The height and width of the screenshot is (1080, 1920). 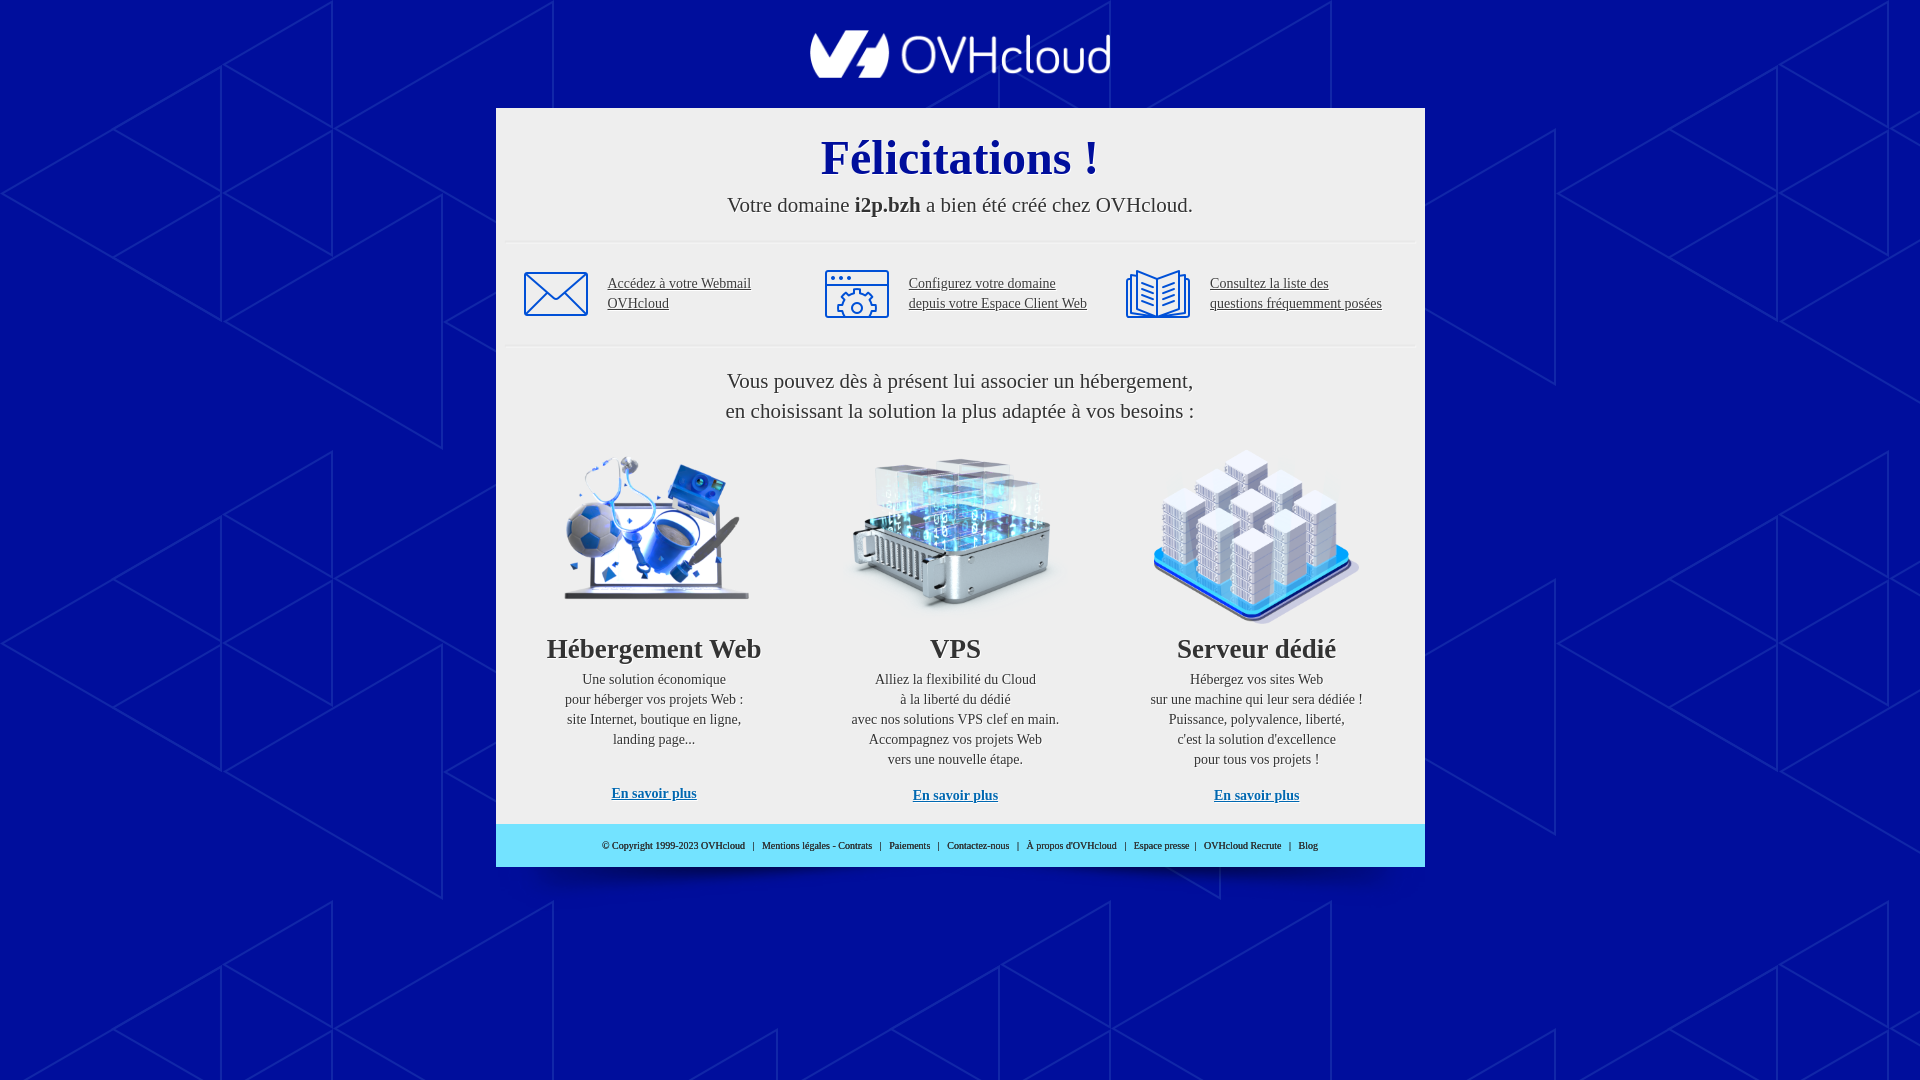 What do you see at coordinates (1241, 845) in the screenshot?
I see `'OVHcloud Recrute'` at bounding box center [1241, 845].